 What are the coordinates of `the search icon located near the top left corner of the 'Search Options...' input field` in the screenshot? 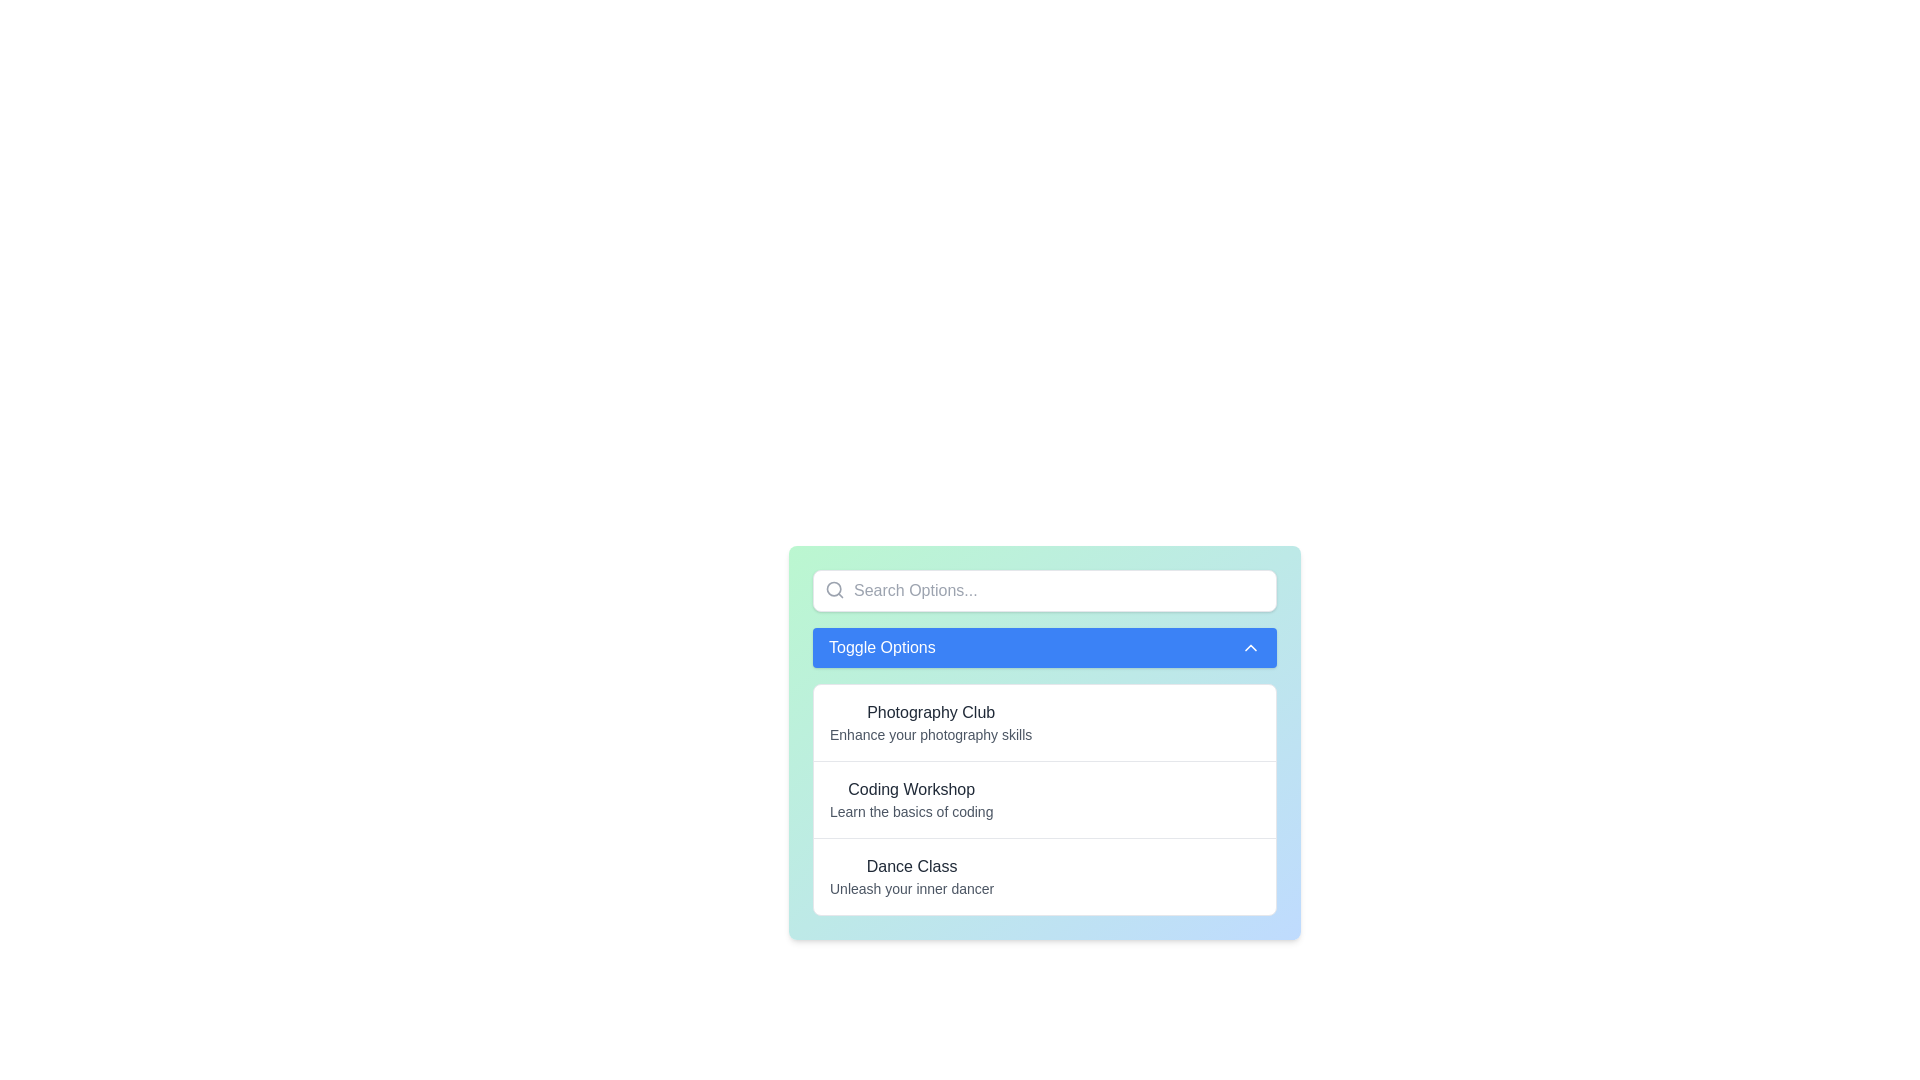 It's located at (835, 589).